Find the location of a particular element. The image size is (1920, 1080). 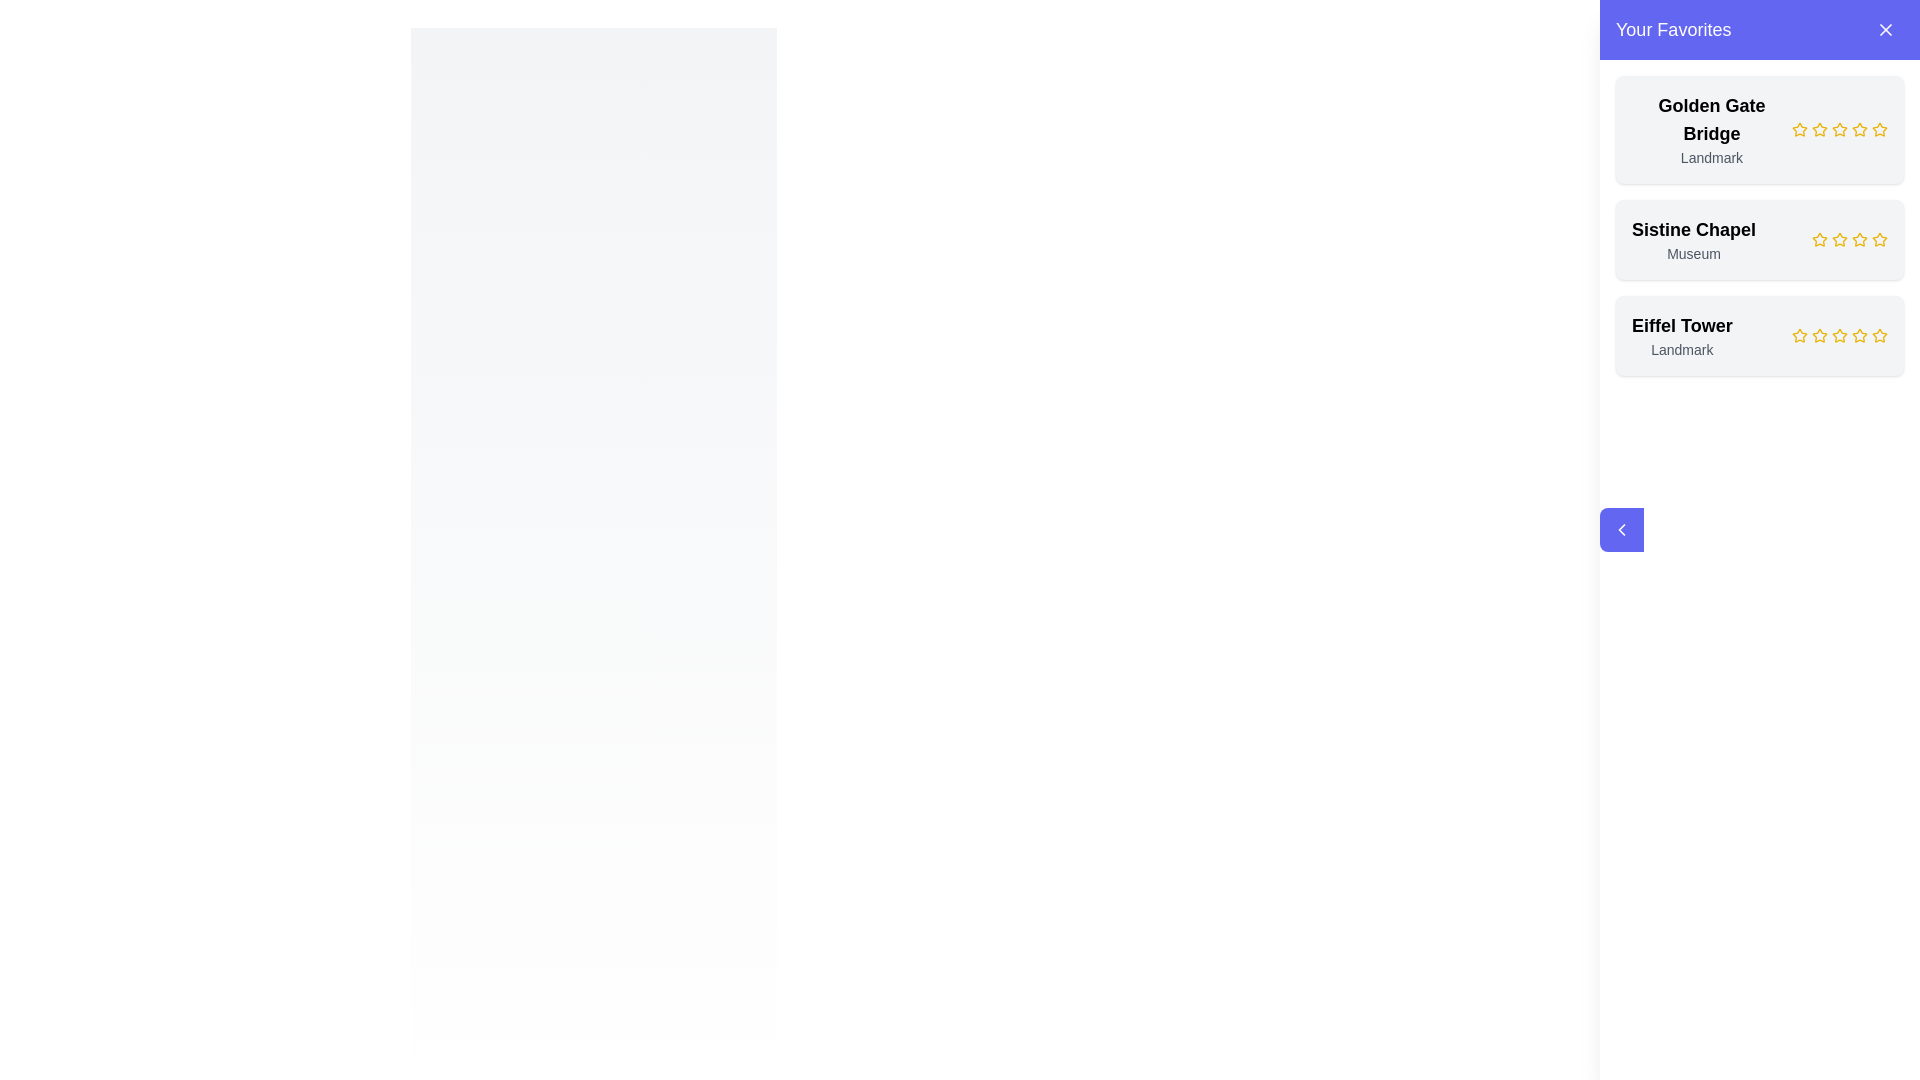

the second star in the rating system for the 'Sistine Chapel' located in the right-hand sidebar under 'Your Favorites' is located at coordinates (1819, 238).